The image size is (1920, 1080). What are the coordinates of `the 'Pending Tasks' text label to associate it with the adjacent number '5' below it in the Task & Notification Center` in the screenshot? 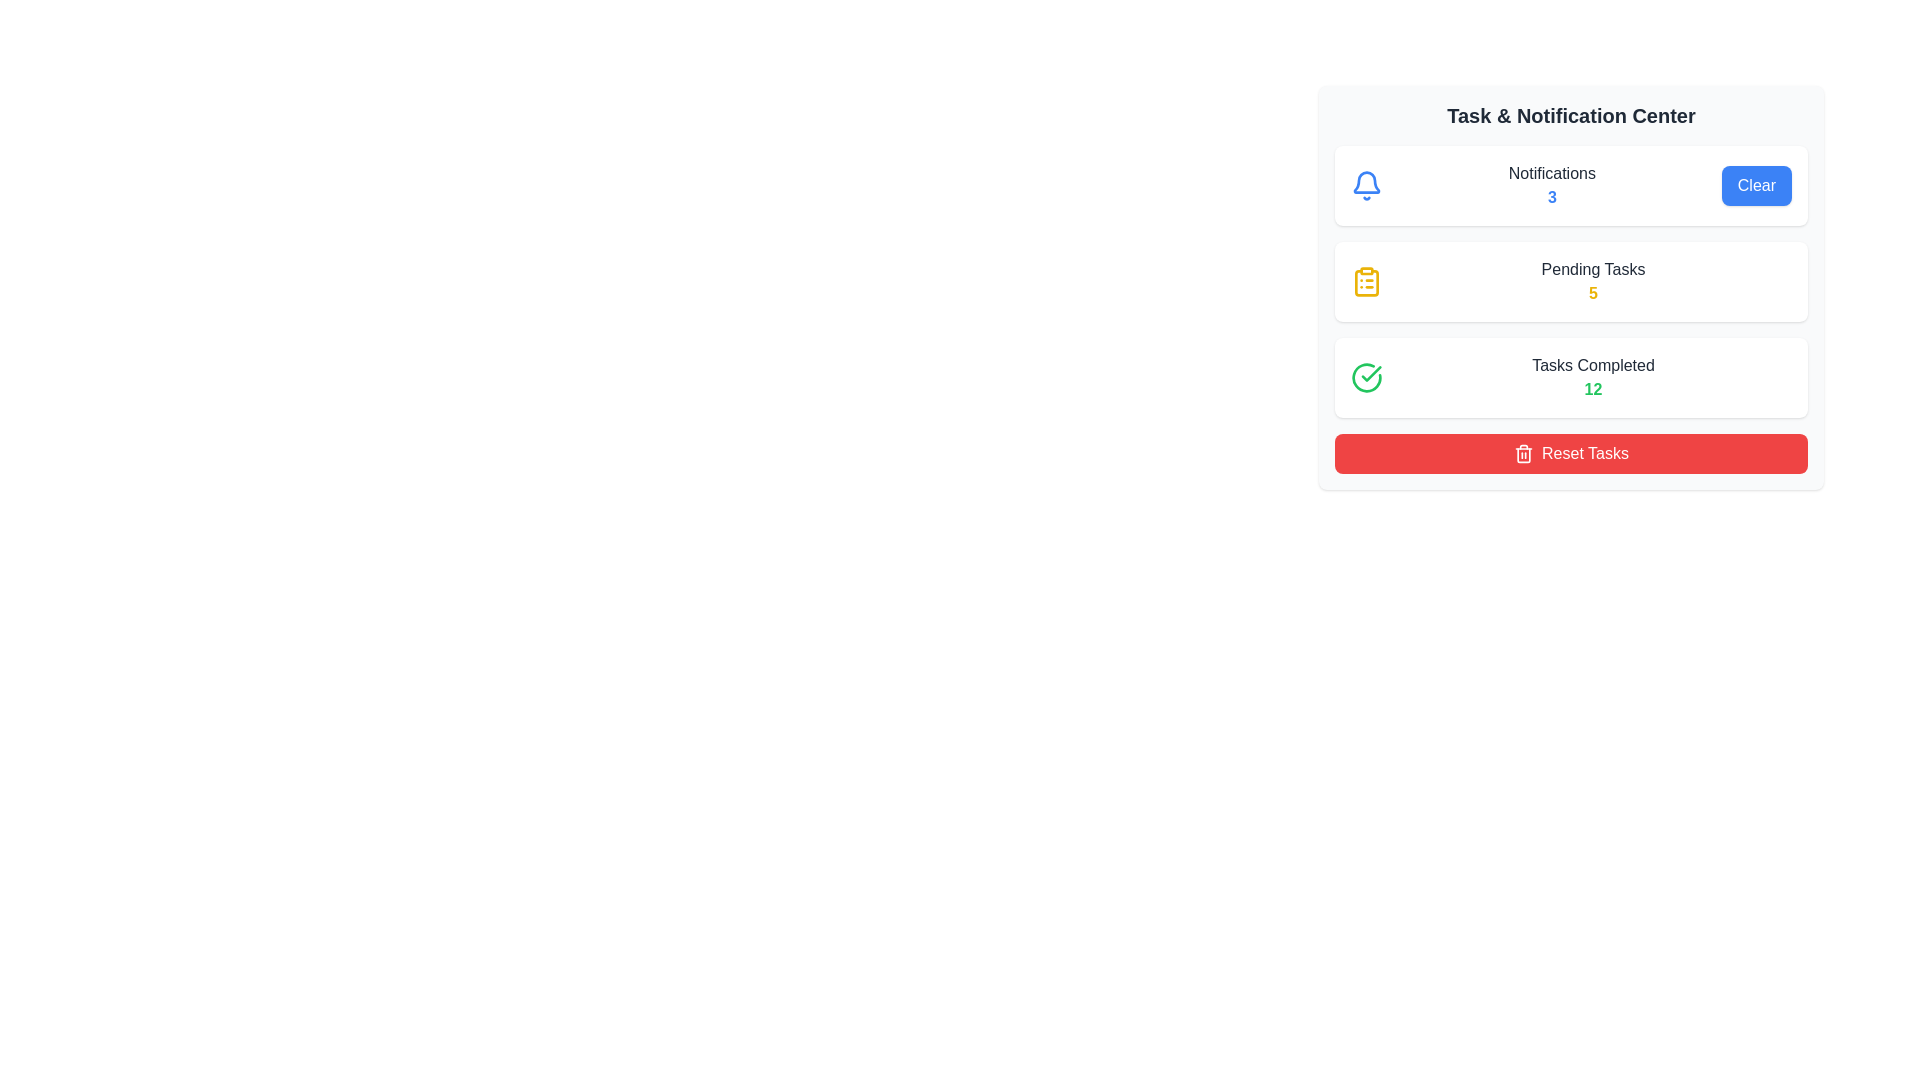 It's located at (1592, 270).